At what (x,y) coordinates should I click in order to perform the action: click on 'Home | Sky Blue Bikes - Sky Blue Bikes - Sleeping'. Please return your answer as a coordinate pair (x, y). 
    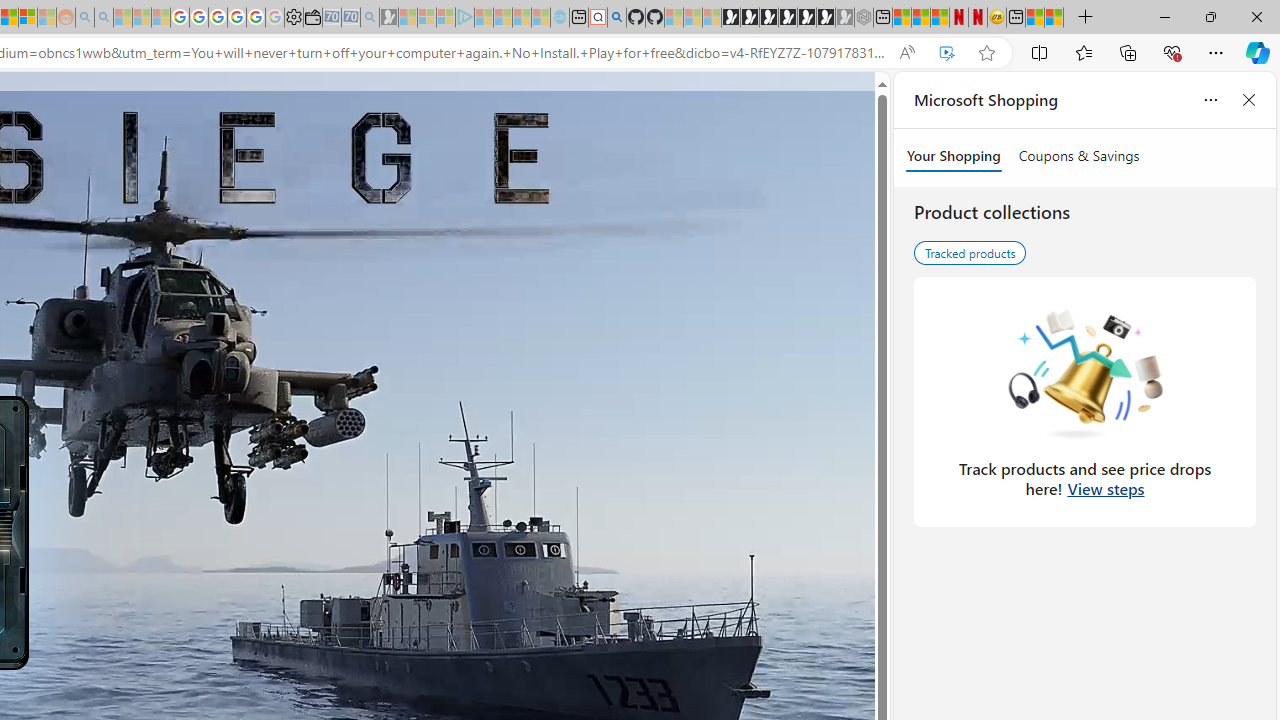
    Looking at the image, I should click on (560, 17).